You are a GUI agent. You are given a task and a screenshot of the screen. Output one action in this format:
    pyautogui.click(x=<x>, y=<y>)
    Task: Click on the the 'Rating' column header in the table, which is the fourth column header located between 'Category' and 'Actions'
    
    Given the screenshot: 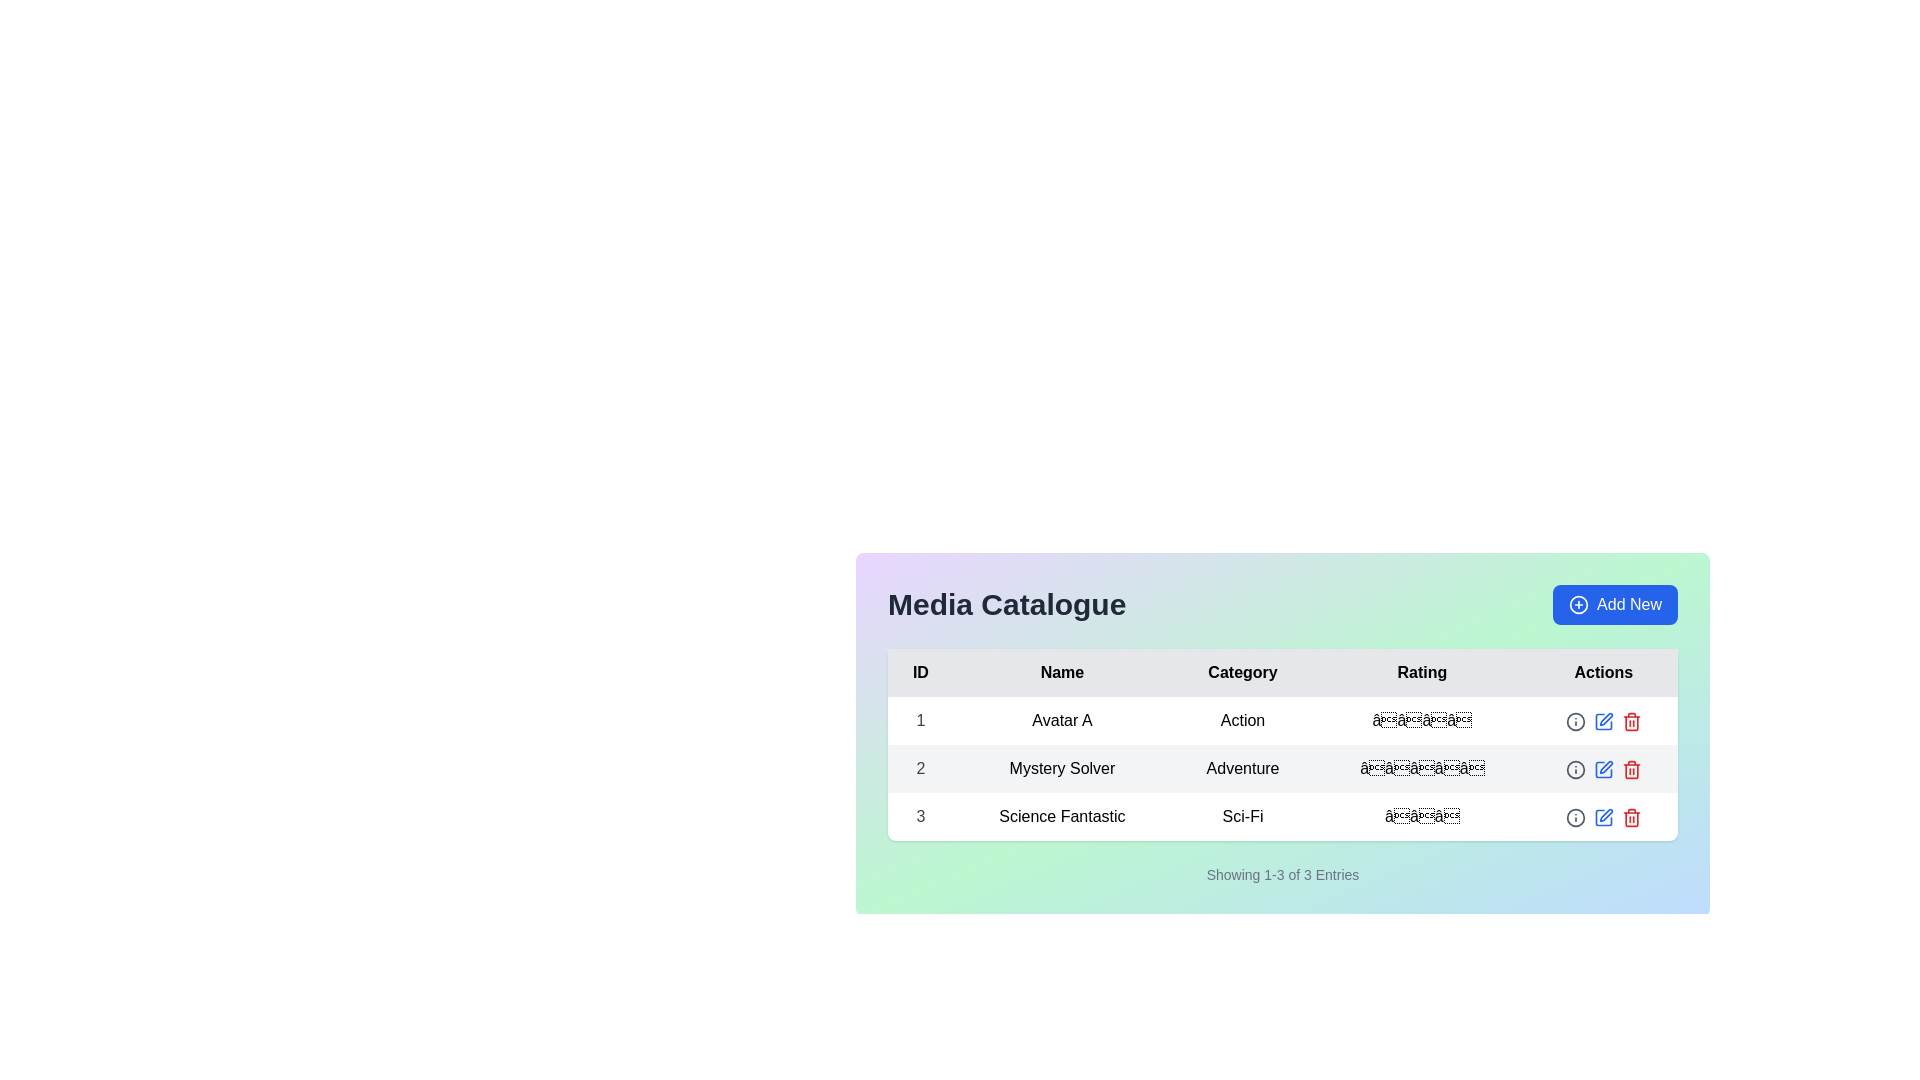 What is the action you would take?
    pyautogui.click(x=1421, y=672)
    